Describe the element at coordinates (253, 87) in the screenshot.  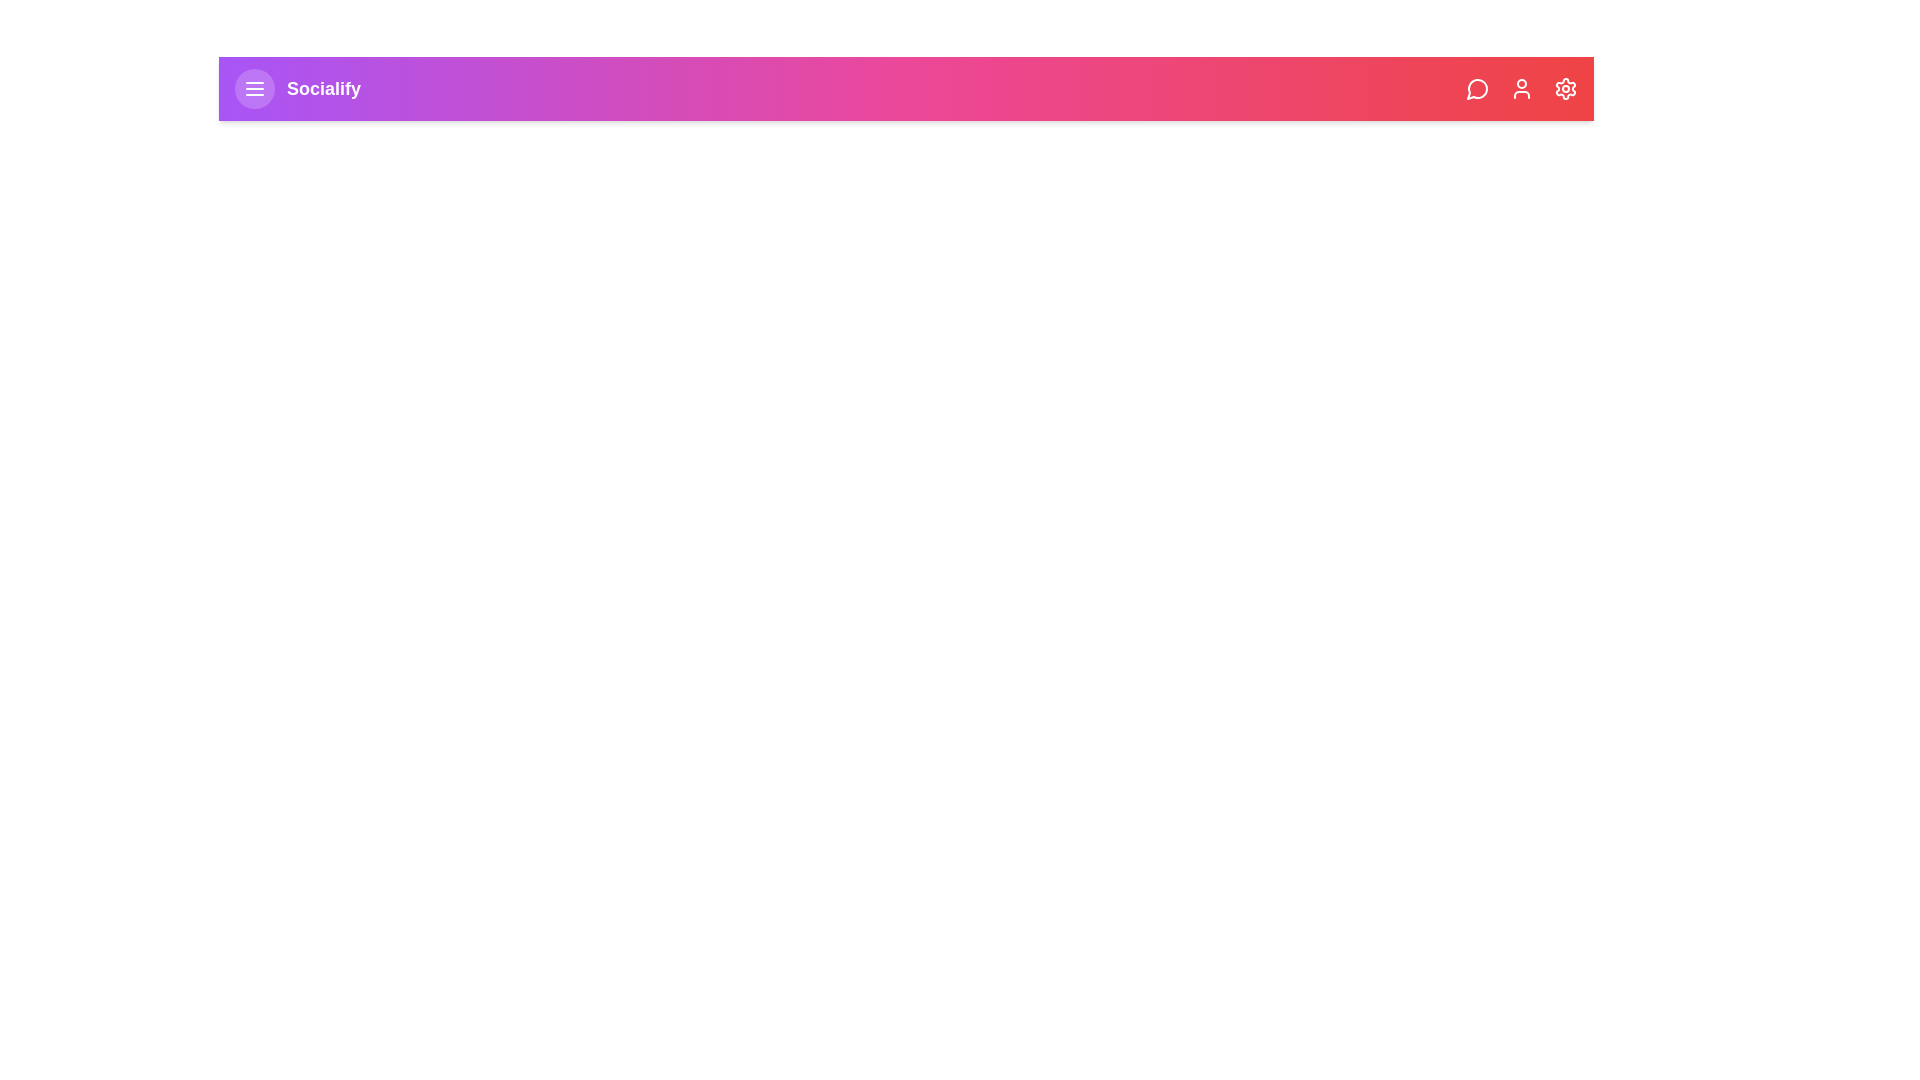
I see `the menu button to open the menu` at that location.